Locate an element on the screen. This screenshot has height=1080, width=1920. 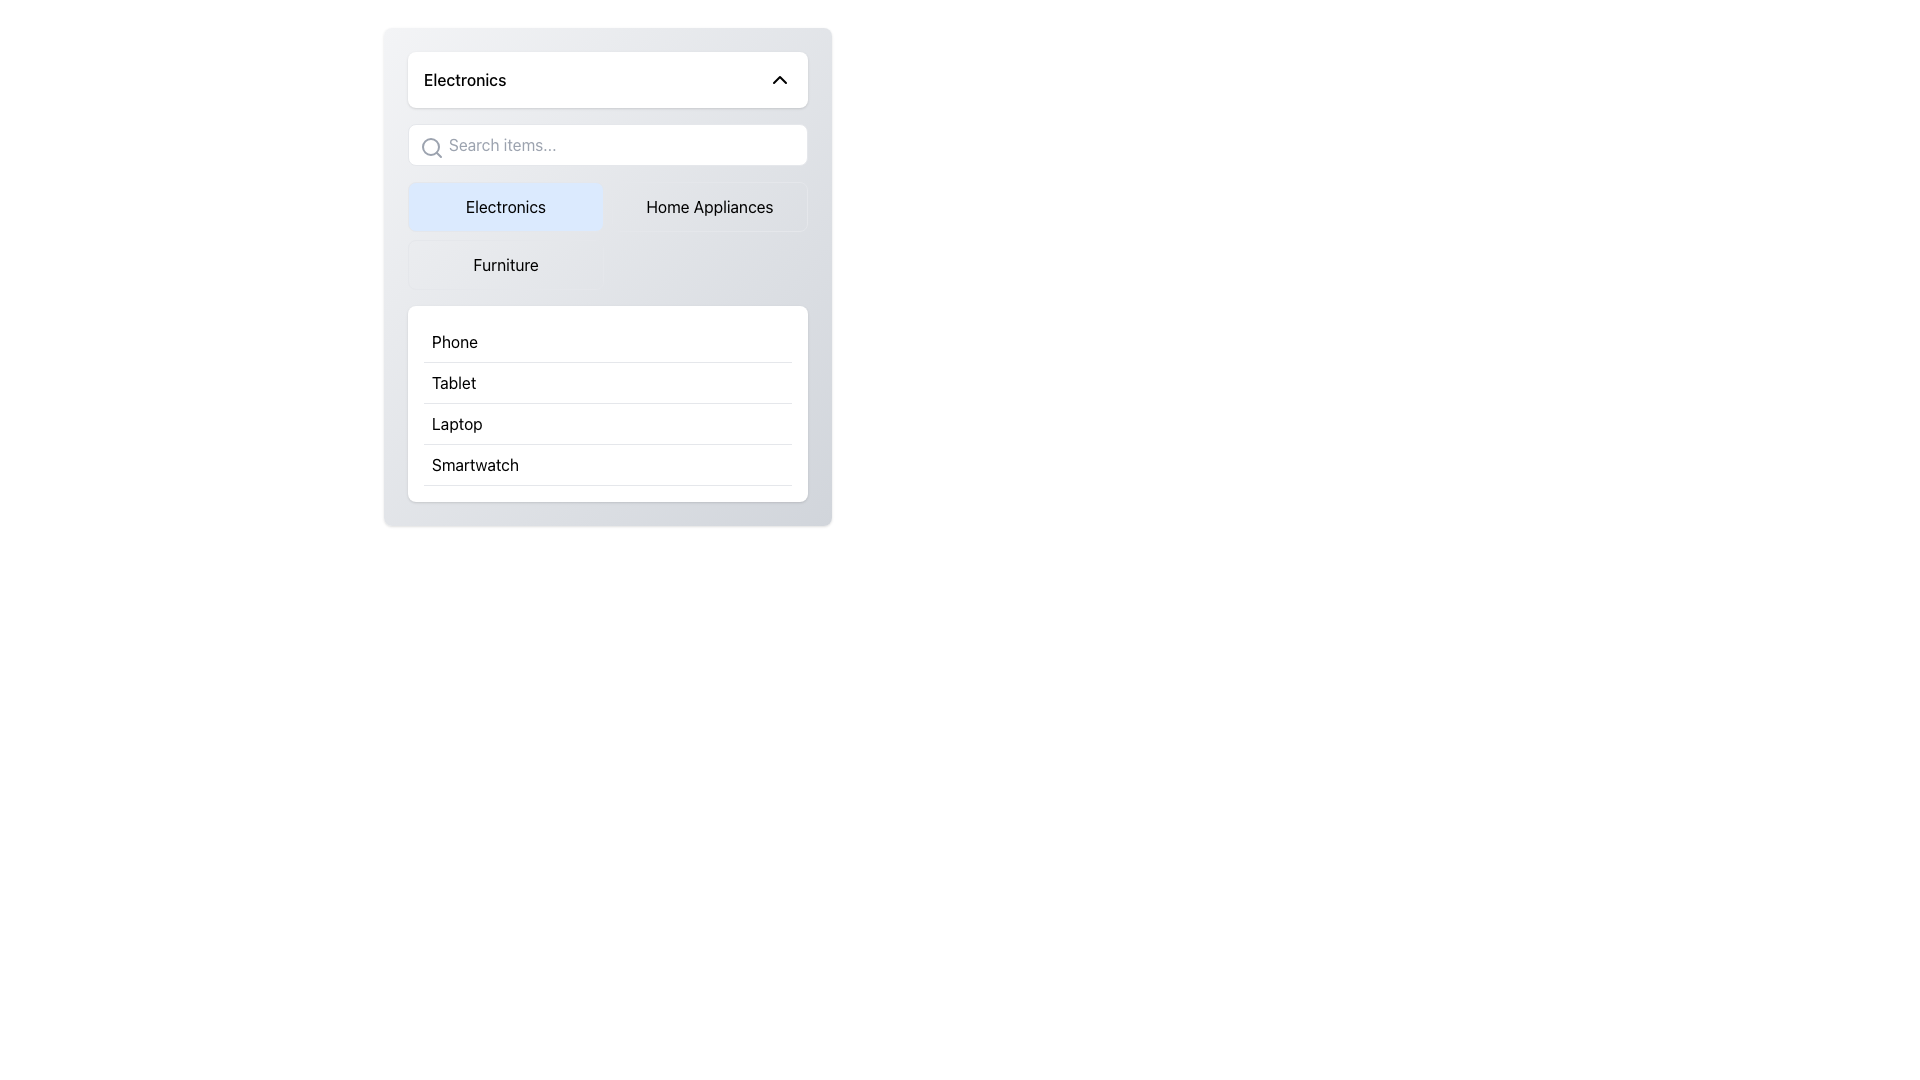
the clickable option in the electronics category list is located at coordinates (607, 312).